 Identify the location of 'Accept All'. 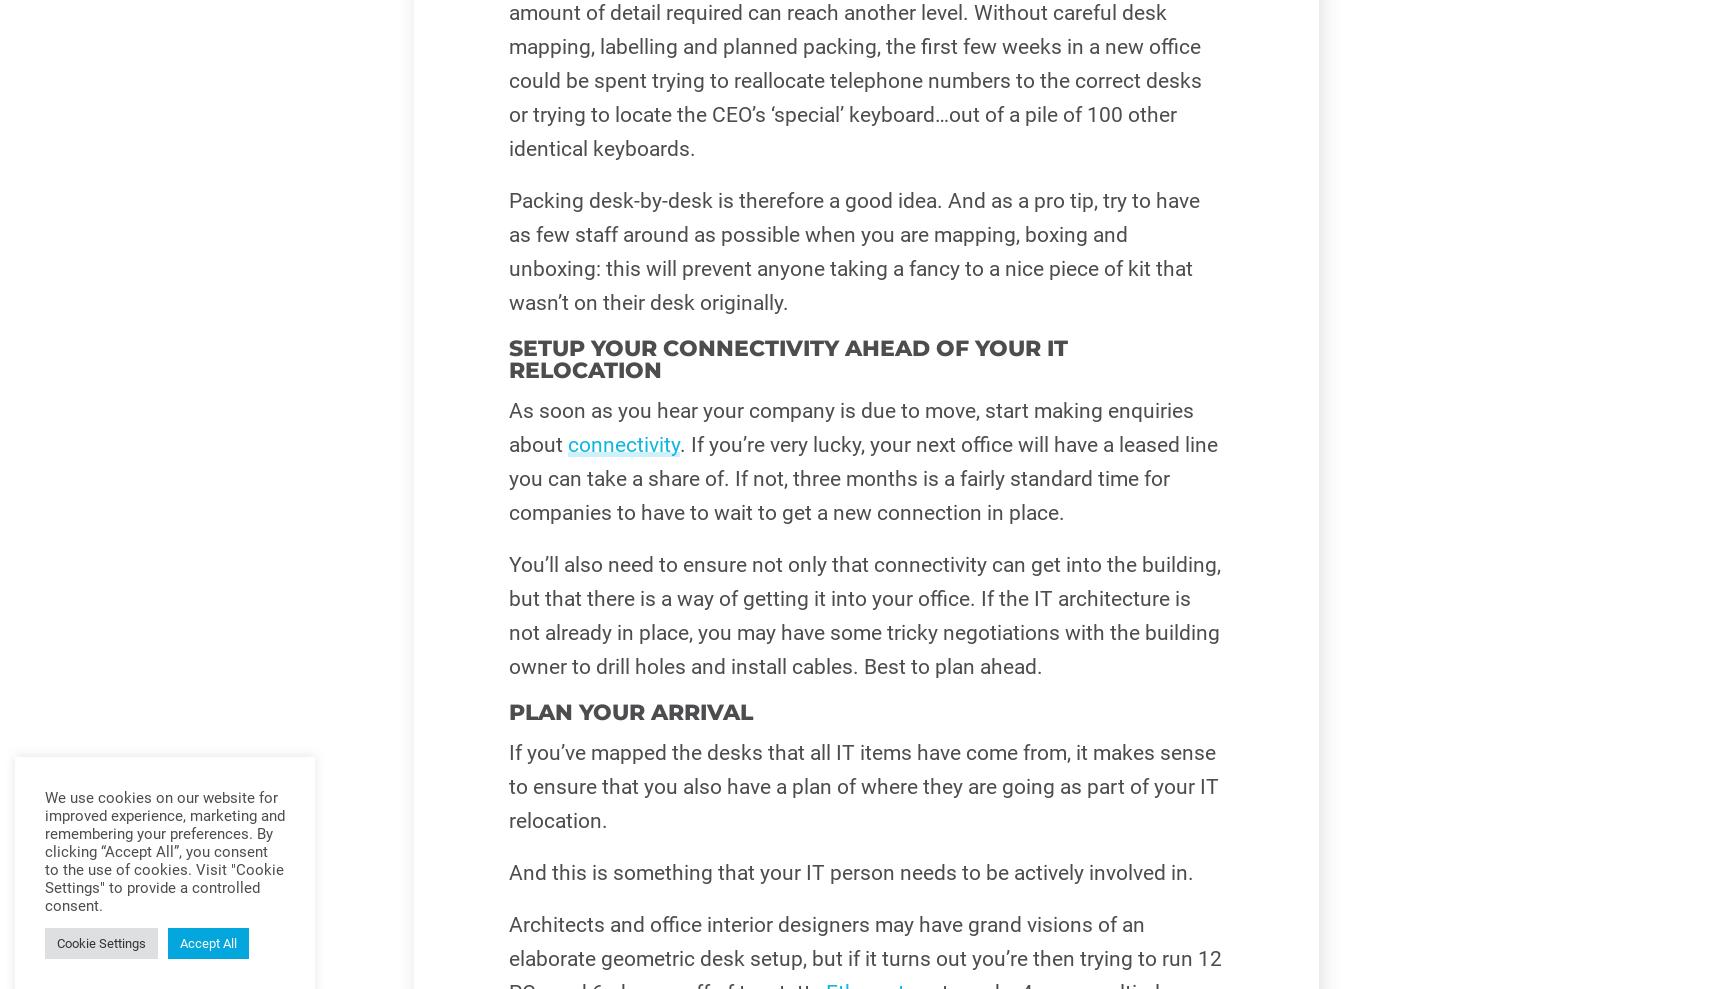
(208, 943).